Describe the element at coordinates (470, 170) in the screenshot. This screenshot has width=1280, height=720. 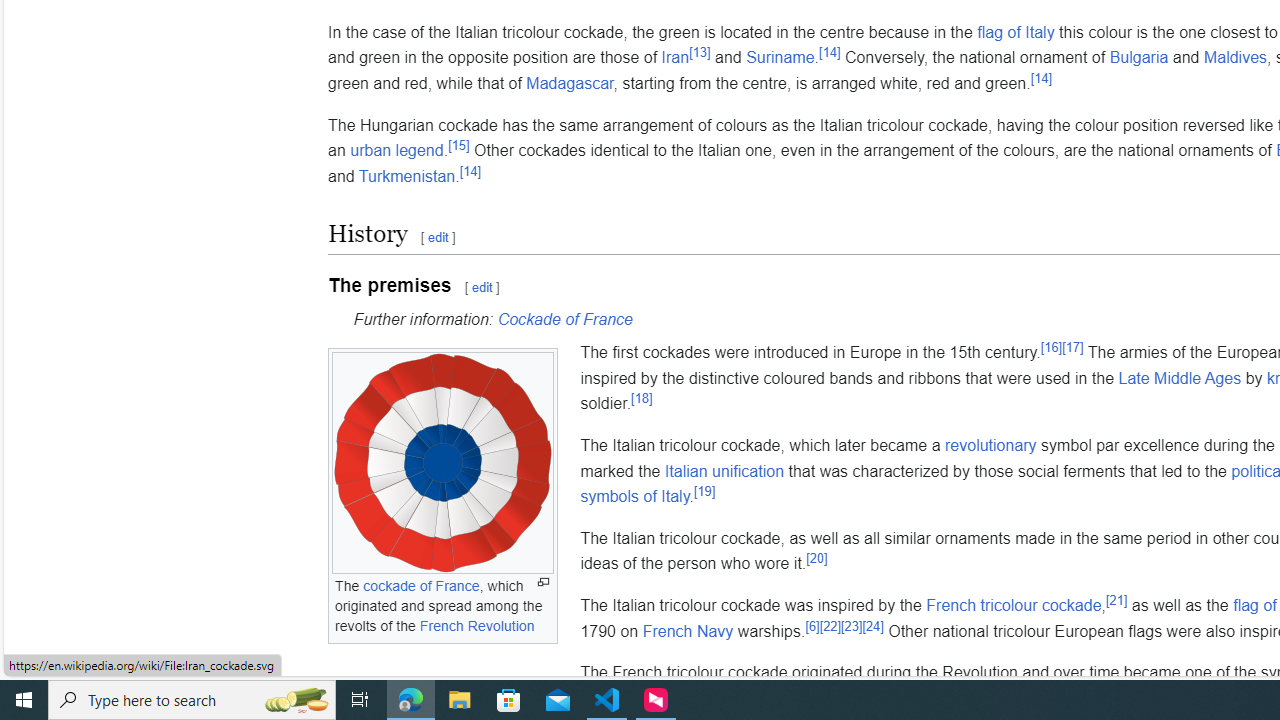
I see `'[14]'` at that location.